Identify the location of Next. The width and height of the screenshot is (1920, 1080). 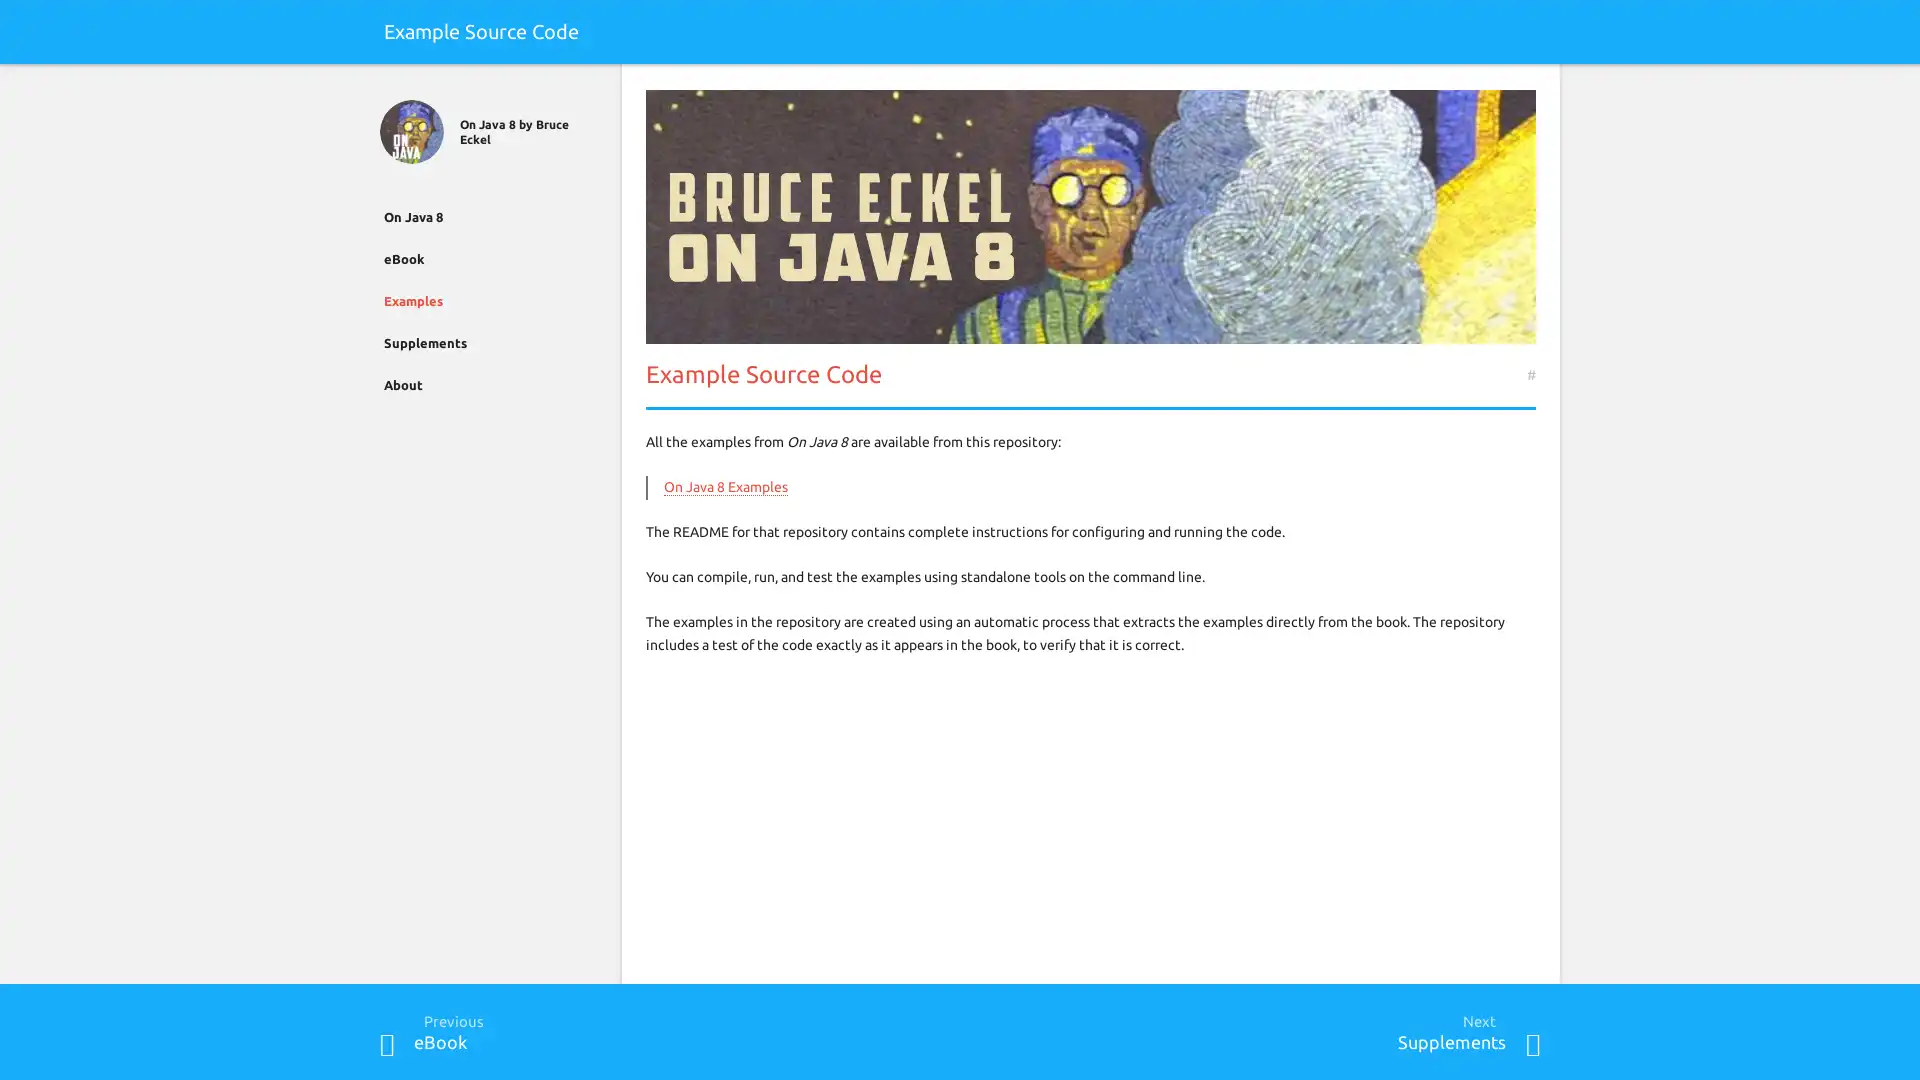
(1531, 1043).